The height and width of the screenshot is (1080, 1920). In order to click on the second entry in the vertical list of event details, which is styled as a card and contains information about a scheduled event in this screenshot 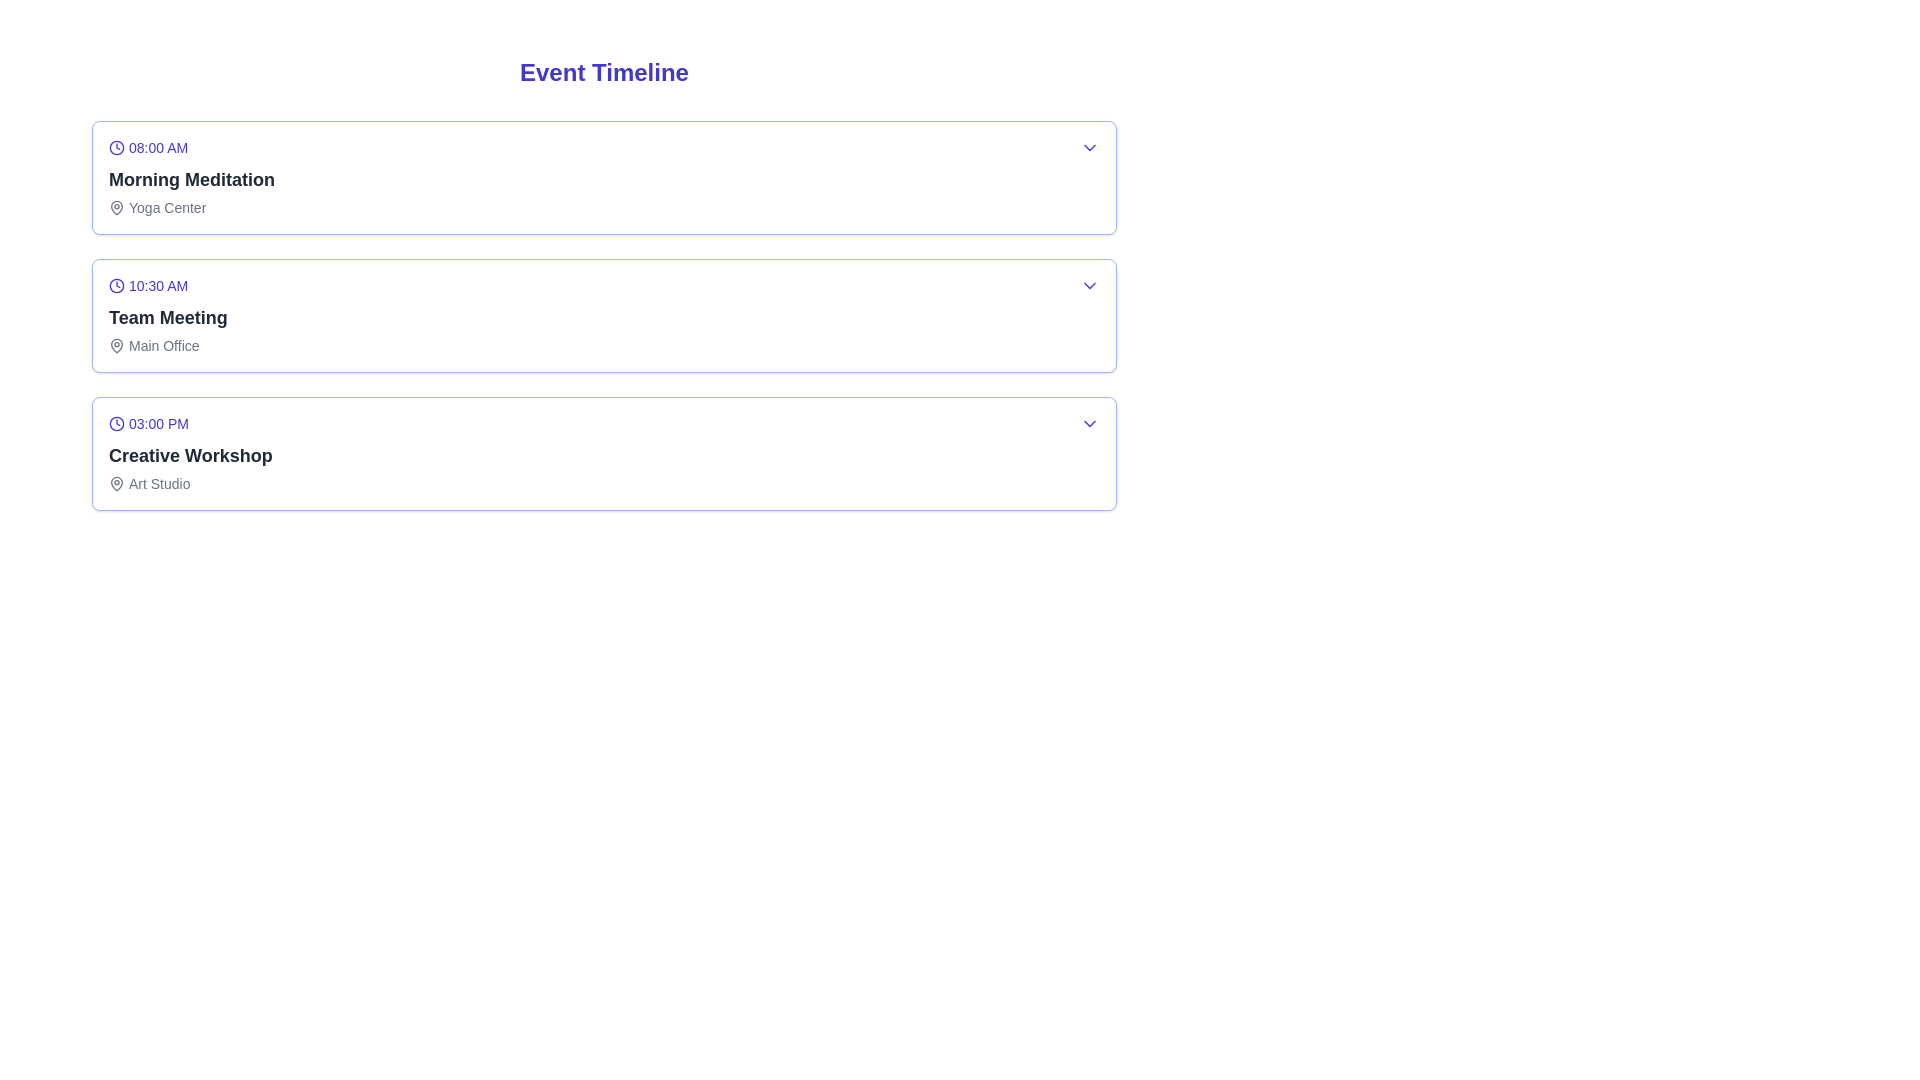, I will do `click(603, 315)`.